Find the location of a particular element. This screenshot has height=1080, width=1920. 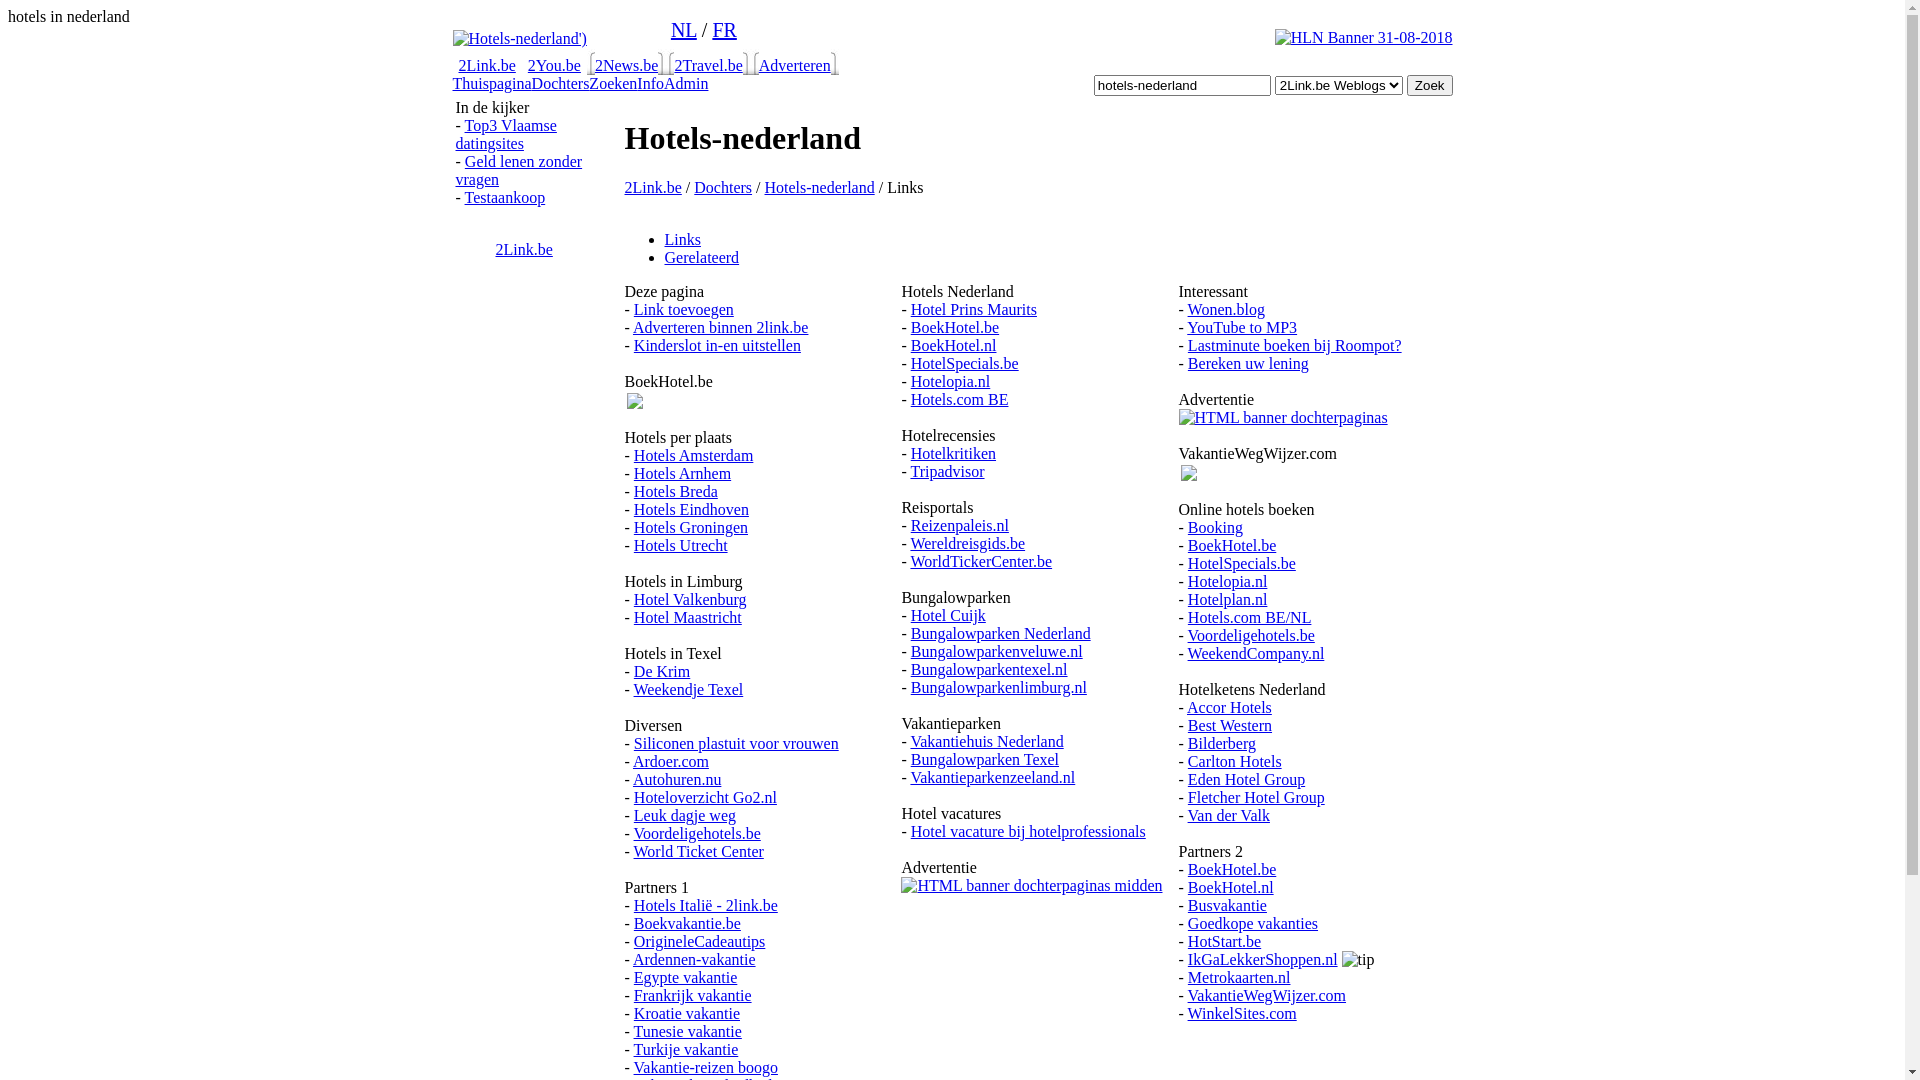

'Fletcher Hotel Group' is located at coordinates (1255, 796).